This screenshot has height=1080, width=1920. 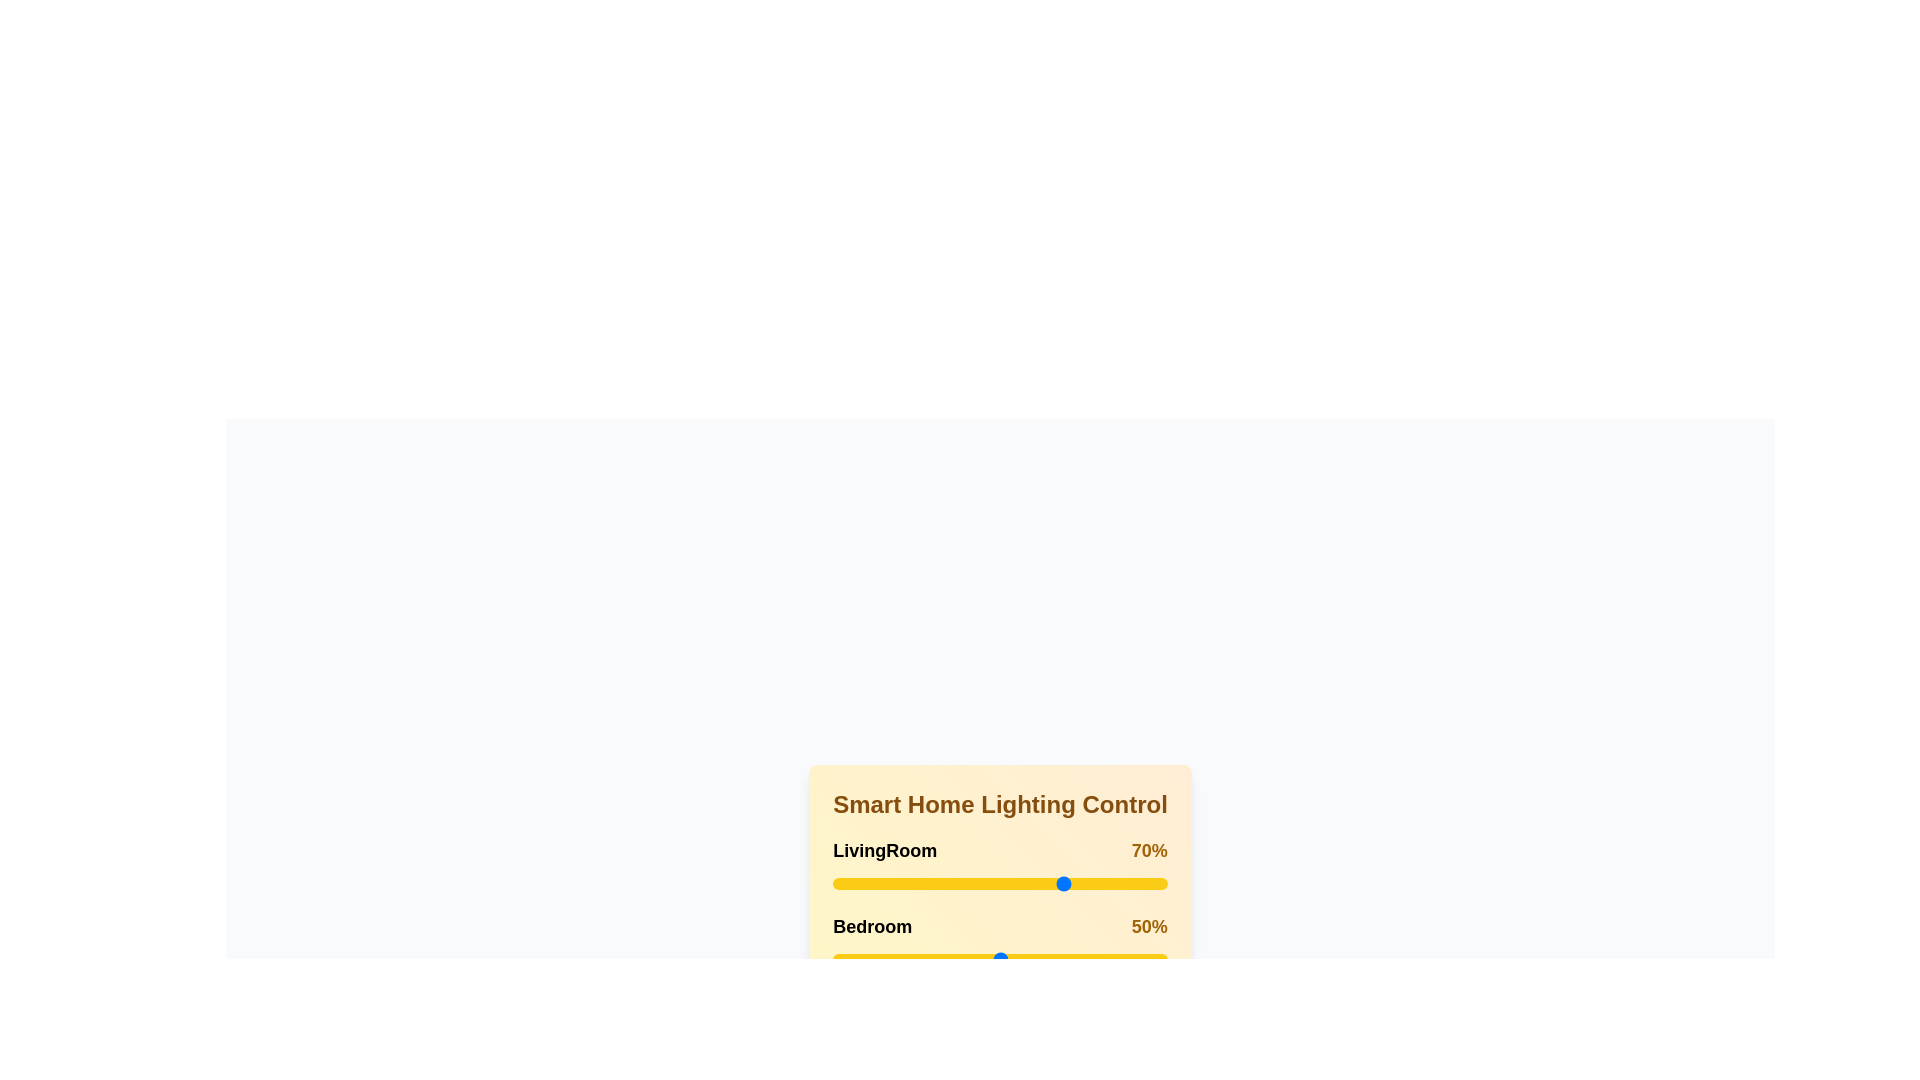 I want to click on the lighting control value, so click(x=1131, y=882).